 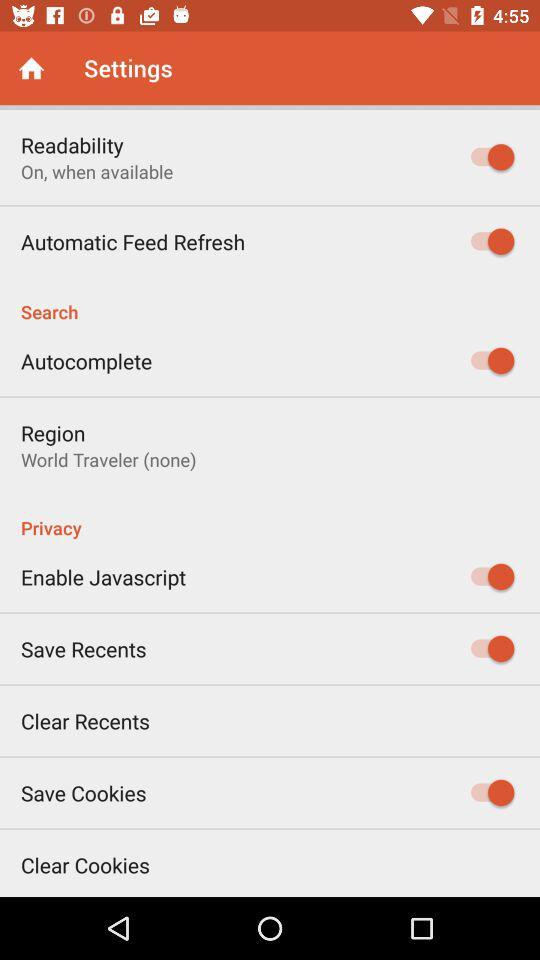 I want to click on the region item, so click(x=53, y=433).